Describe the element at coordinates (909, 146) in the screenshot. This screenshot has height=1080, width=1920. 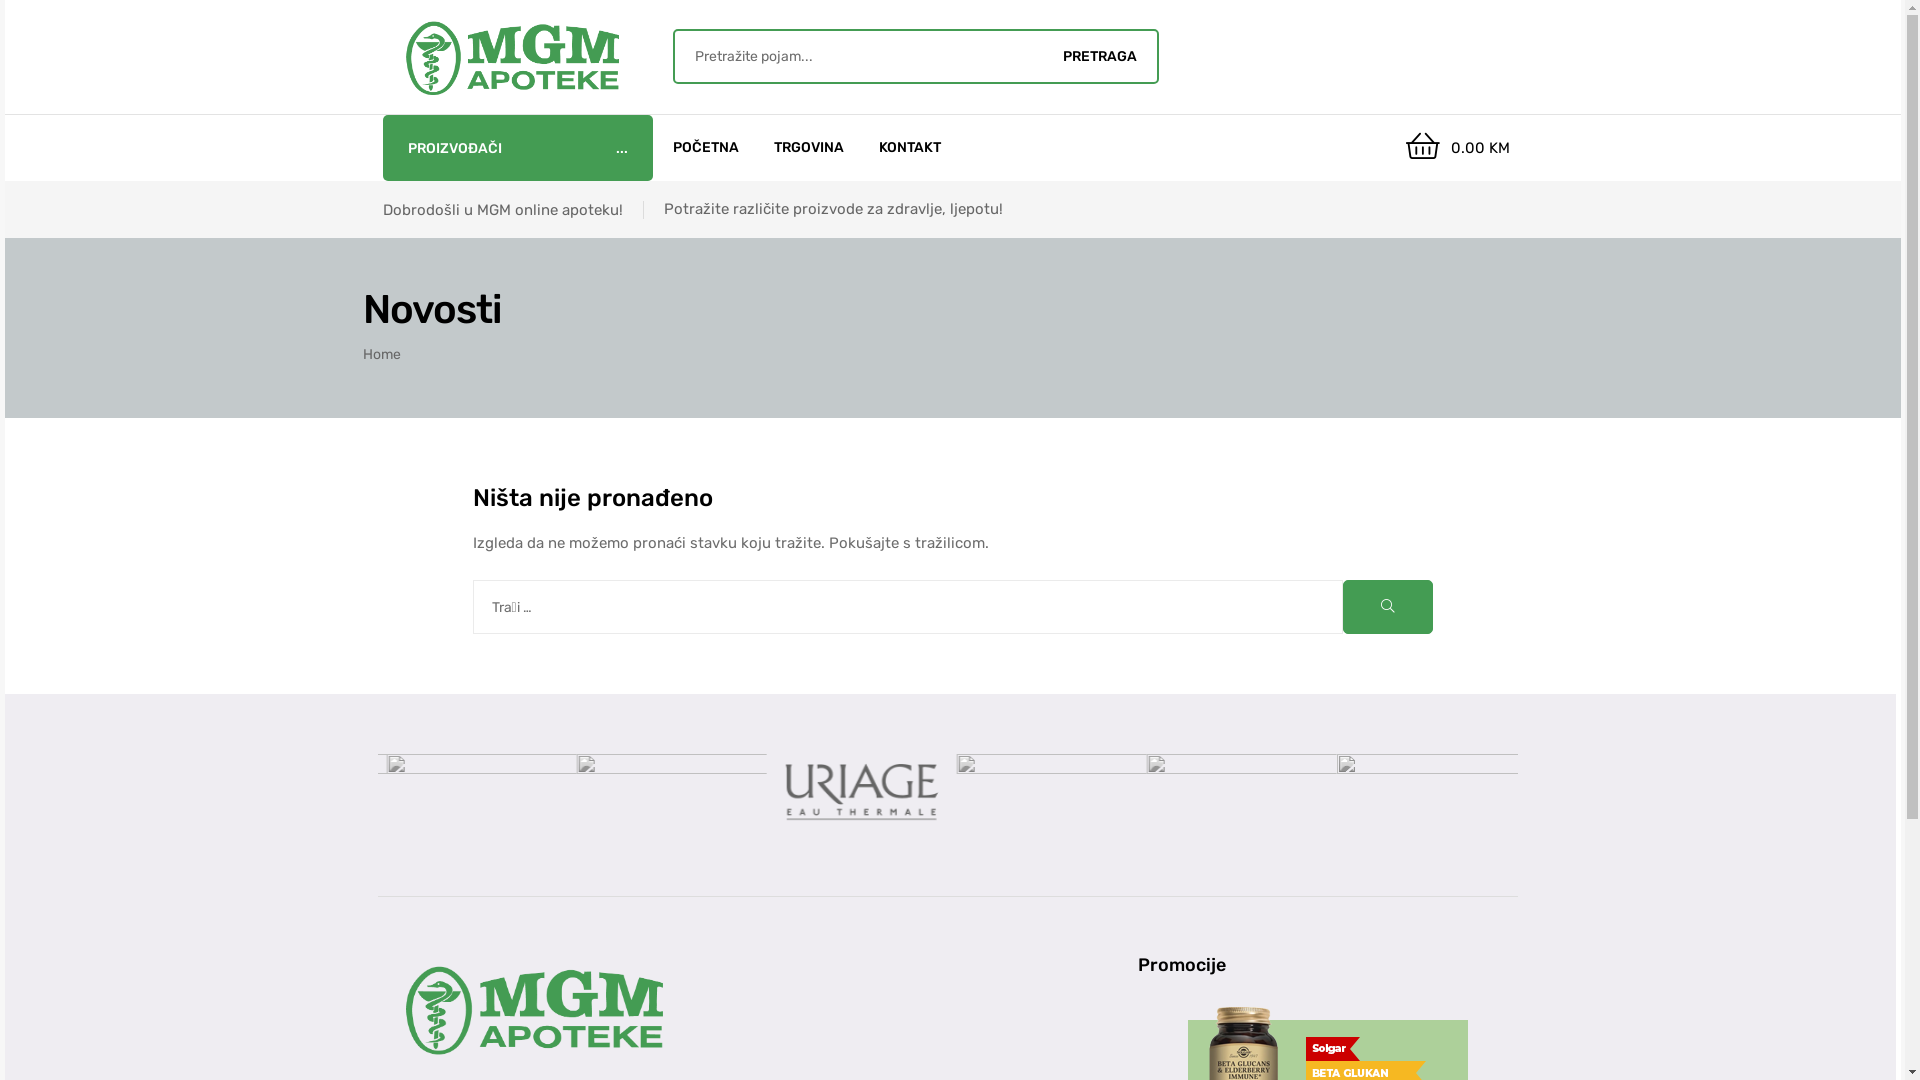
I see `'KONTAKT'` at that location.